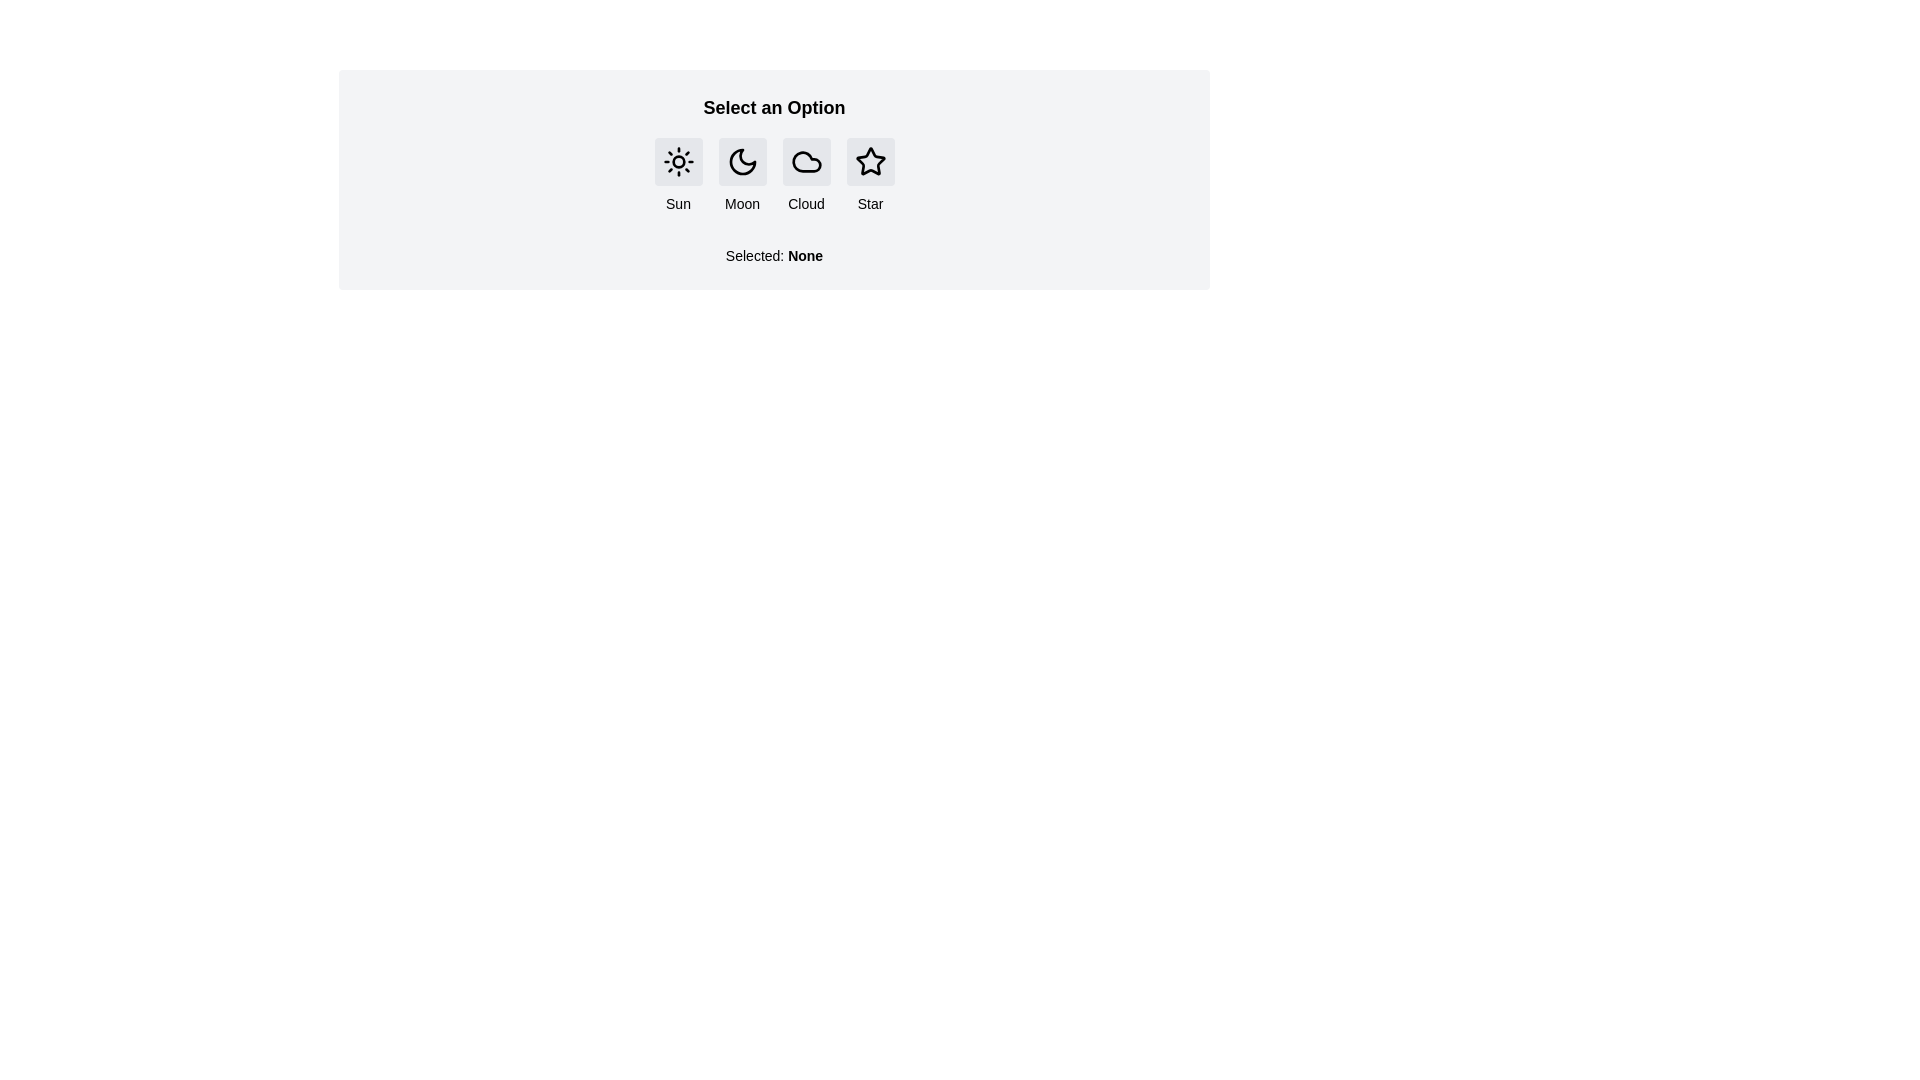  Describe the element at coordinates (870, 161) in the screenshot. I see `the button that allows the user` at that location.